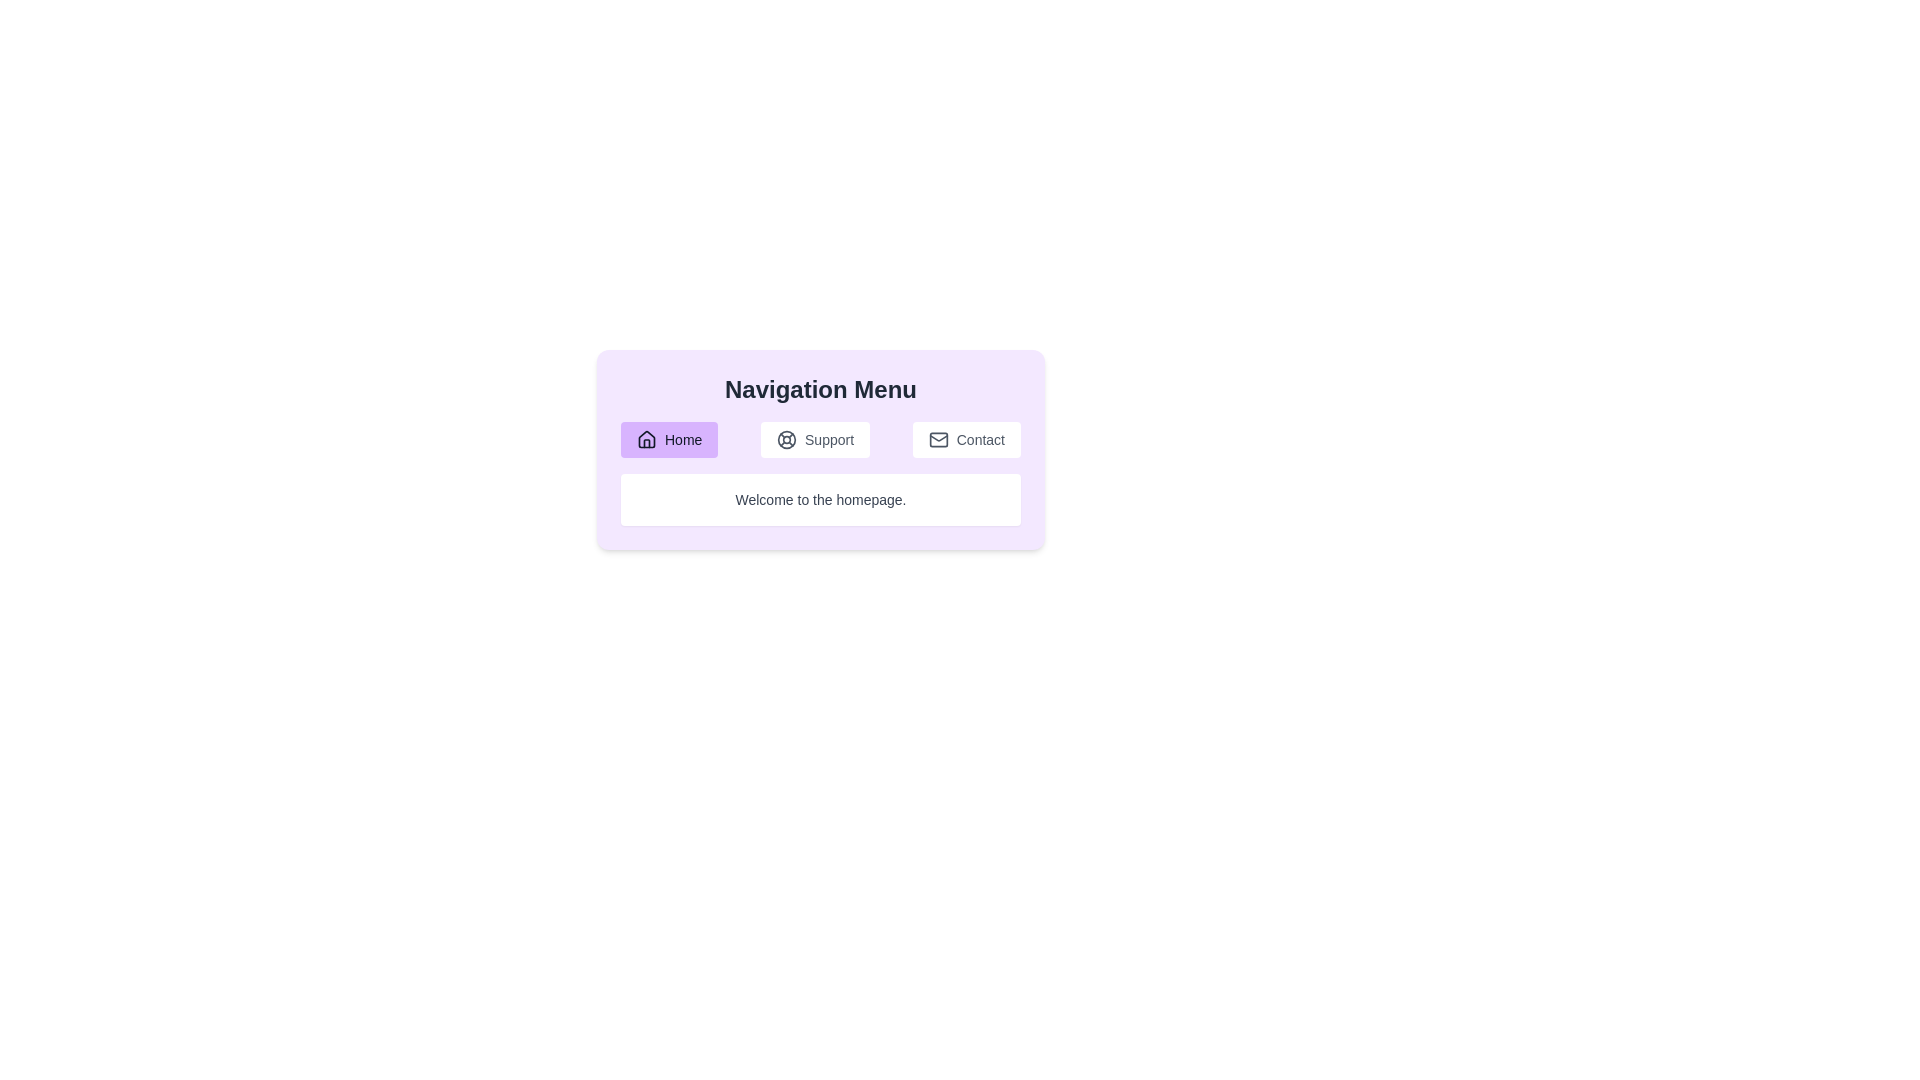 This screenshot has height=1080, width=1920. Describe the element at coordinates (980, 438) in the screenshot. I see `the static text within the 'Contact' button in the navigation menu, which indicates the button's functionality` at that location.